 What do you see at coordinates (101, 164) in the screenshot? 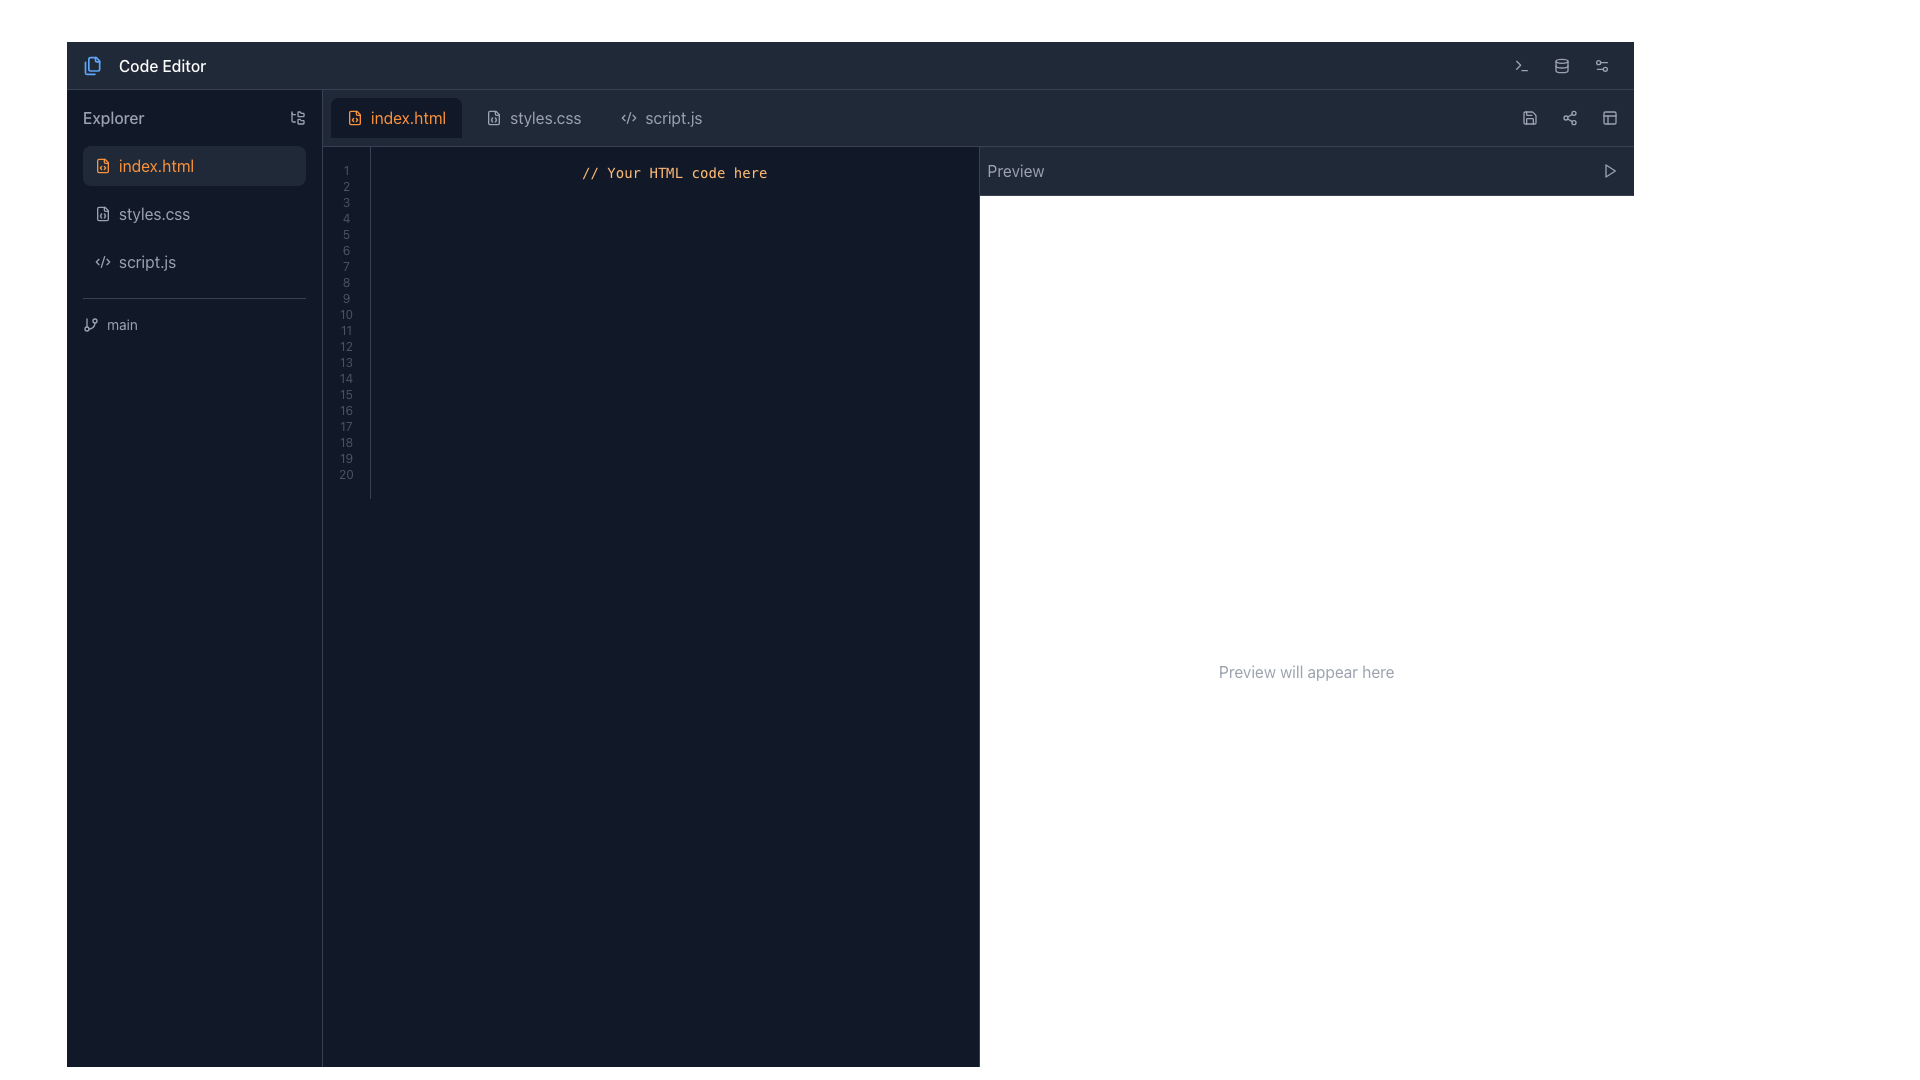
I see `into the coding file icon representing 'index.html' located in the left sidebar of the file explorer by moving the cursor to its center point` at bounding box center [101, 164].